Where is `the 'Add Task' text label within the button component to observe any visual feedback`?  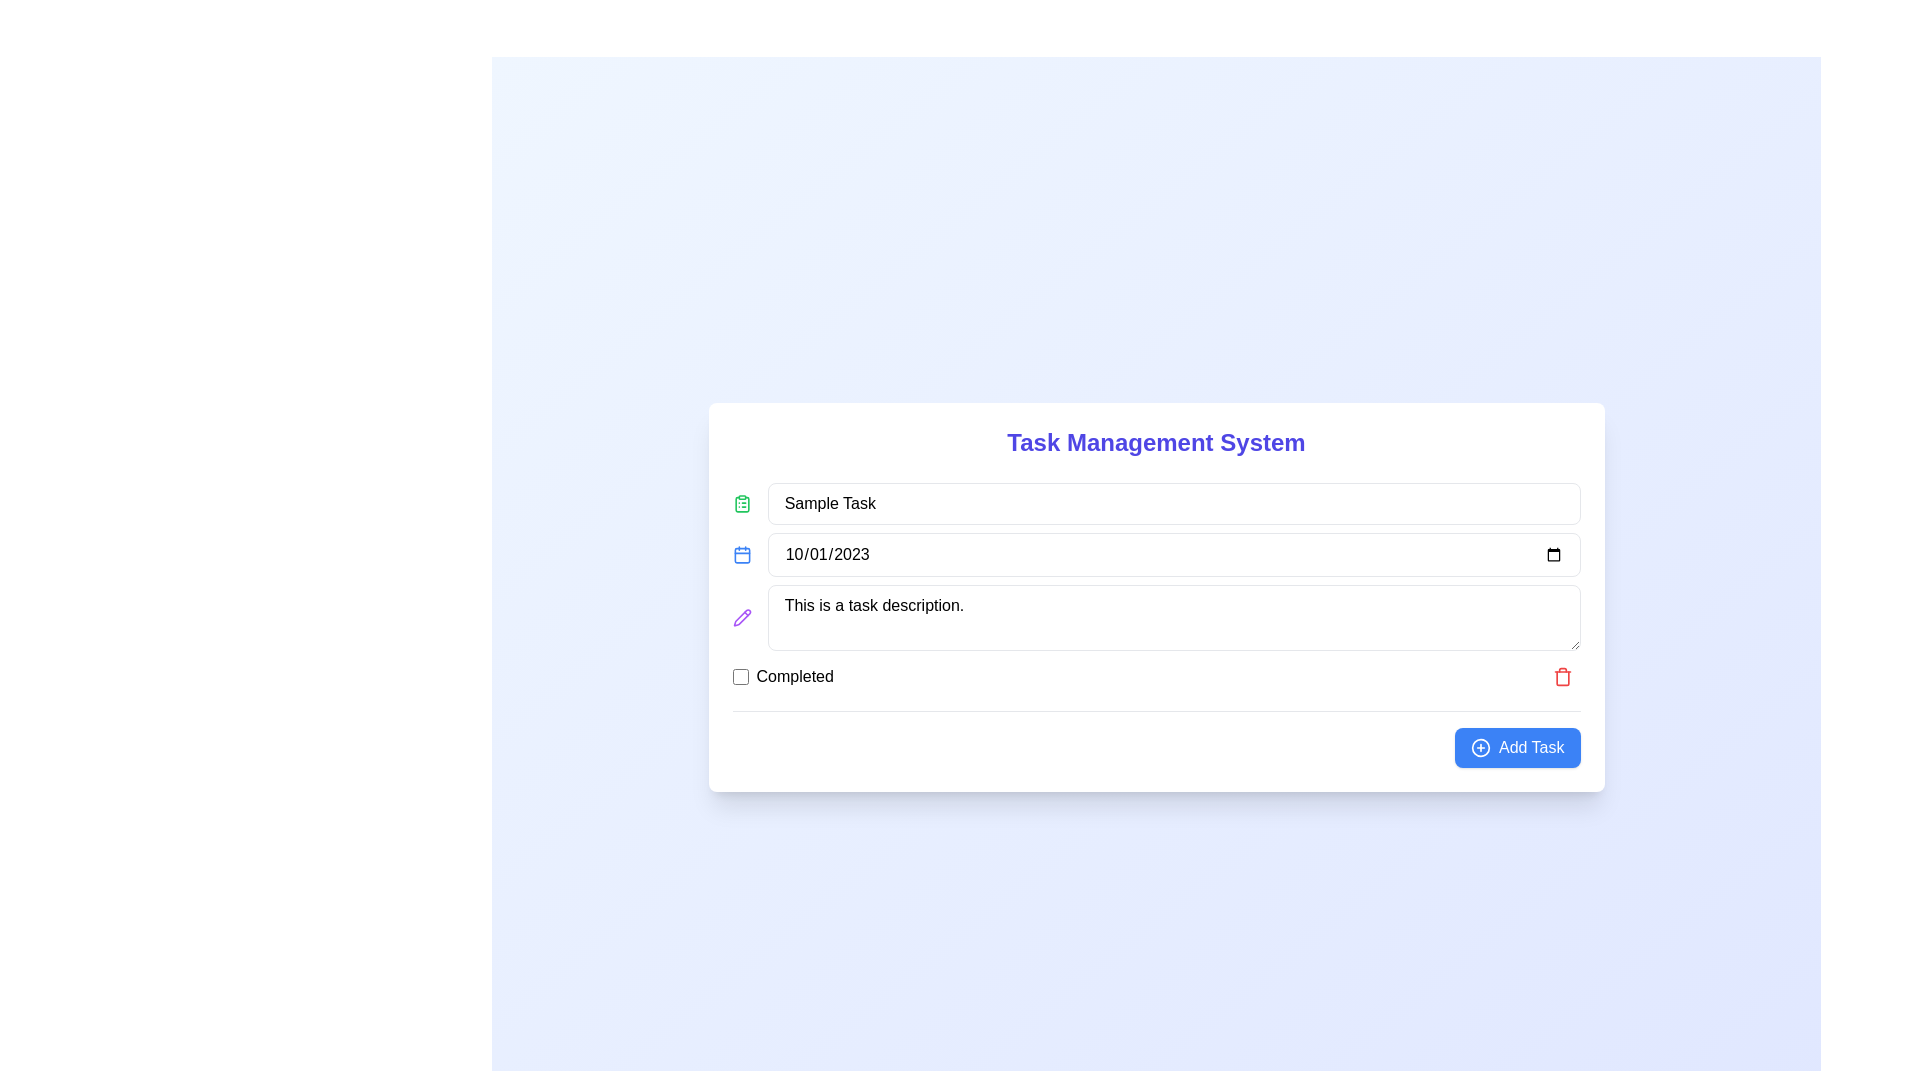 the 'Add Task' text label within the button component to observe any visual feedback is located at coordinates (1530, 747).